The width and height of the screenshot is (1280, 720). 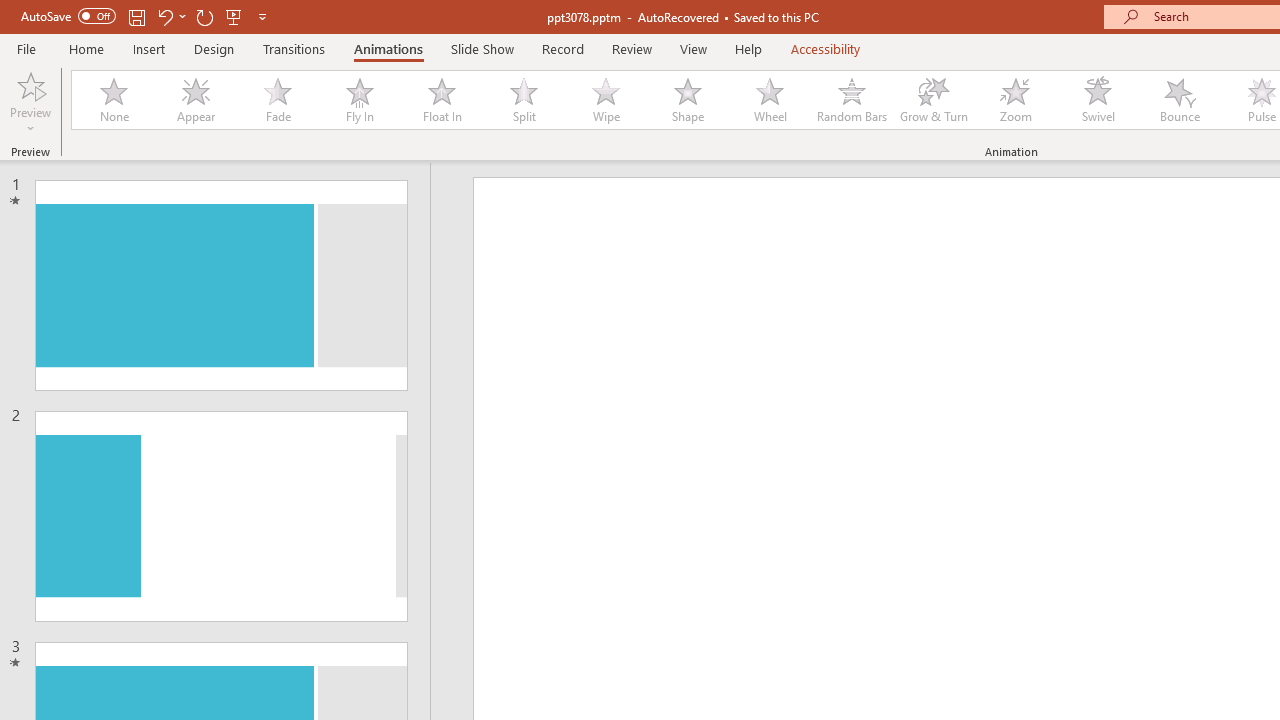 I want to click on 'Float In', so click(x=440, y=100).